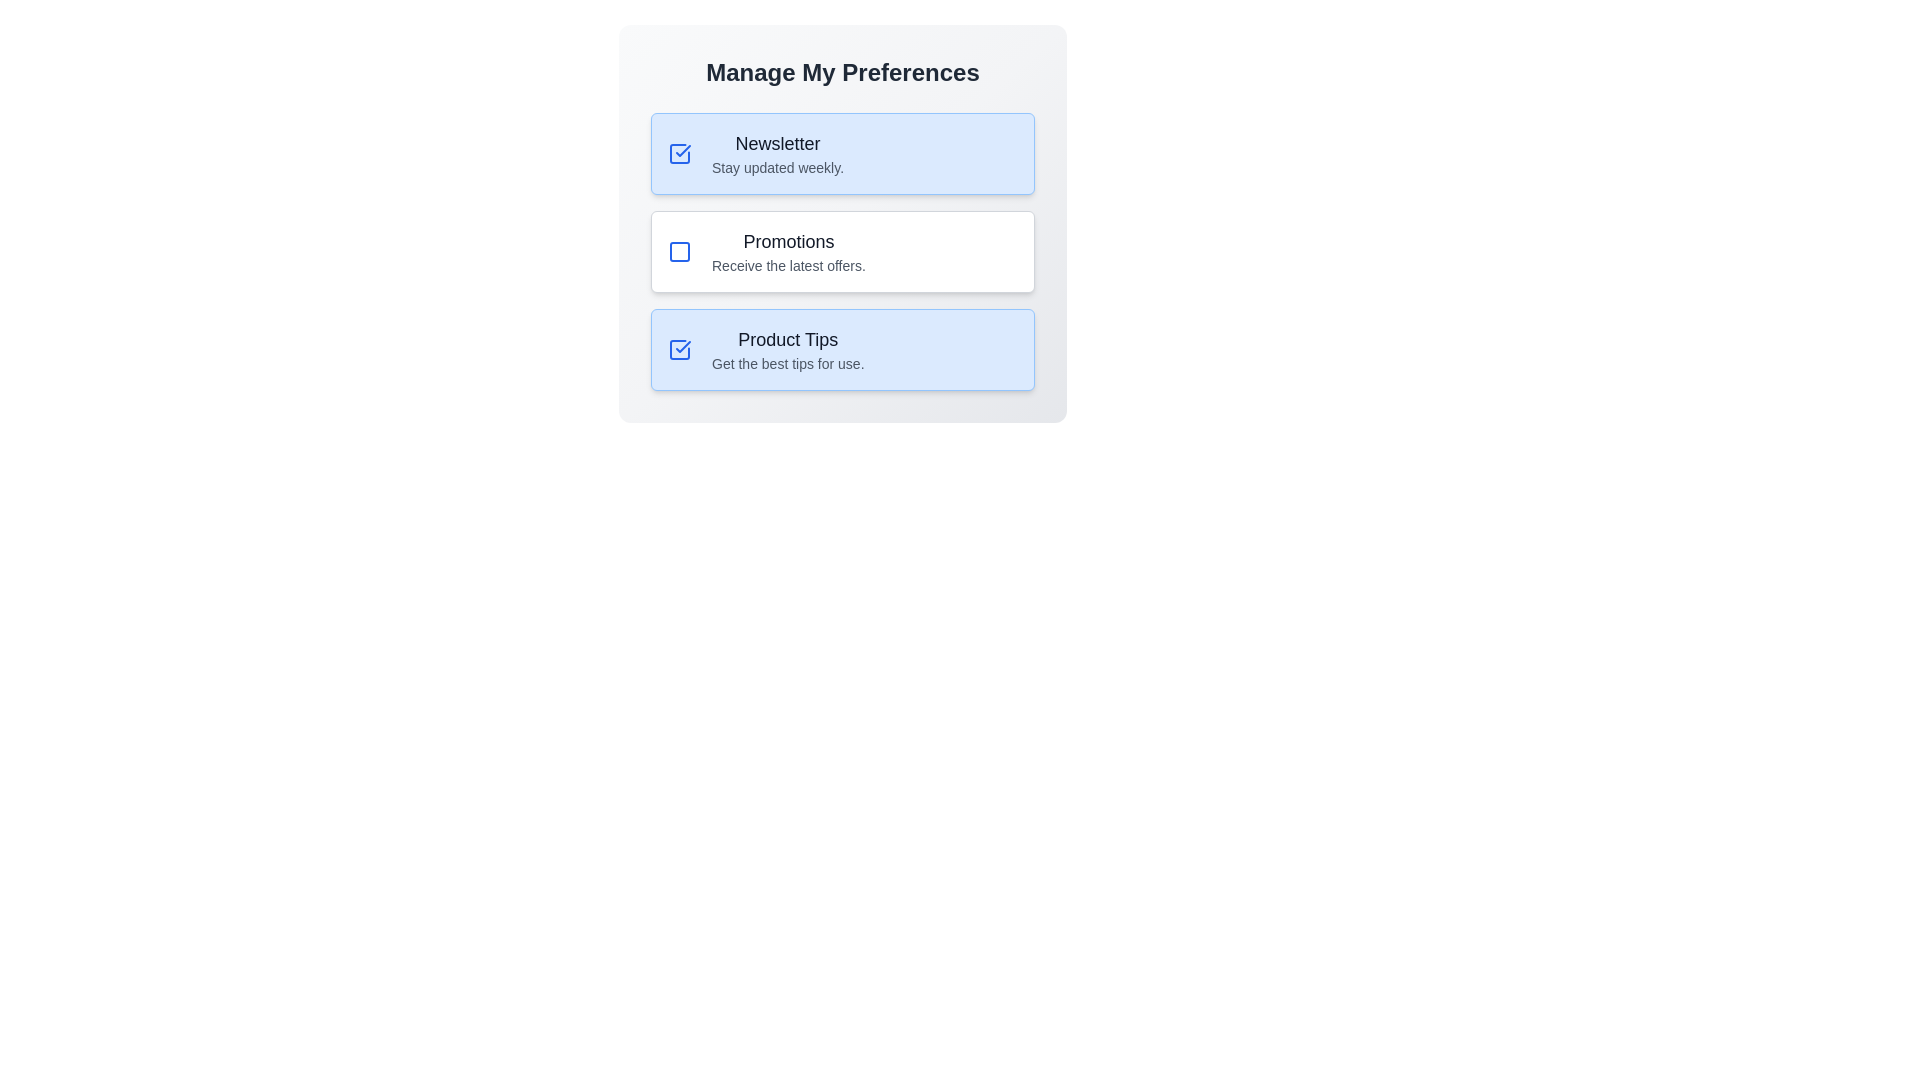 Image resolution: width=1920 pixels, height=1080 pixels. Describe the element at coordinates (843, 250) in the screenshot. I see `the checkbox option for promotional updates in the 'Manage My Preferences' section` at that location.